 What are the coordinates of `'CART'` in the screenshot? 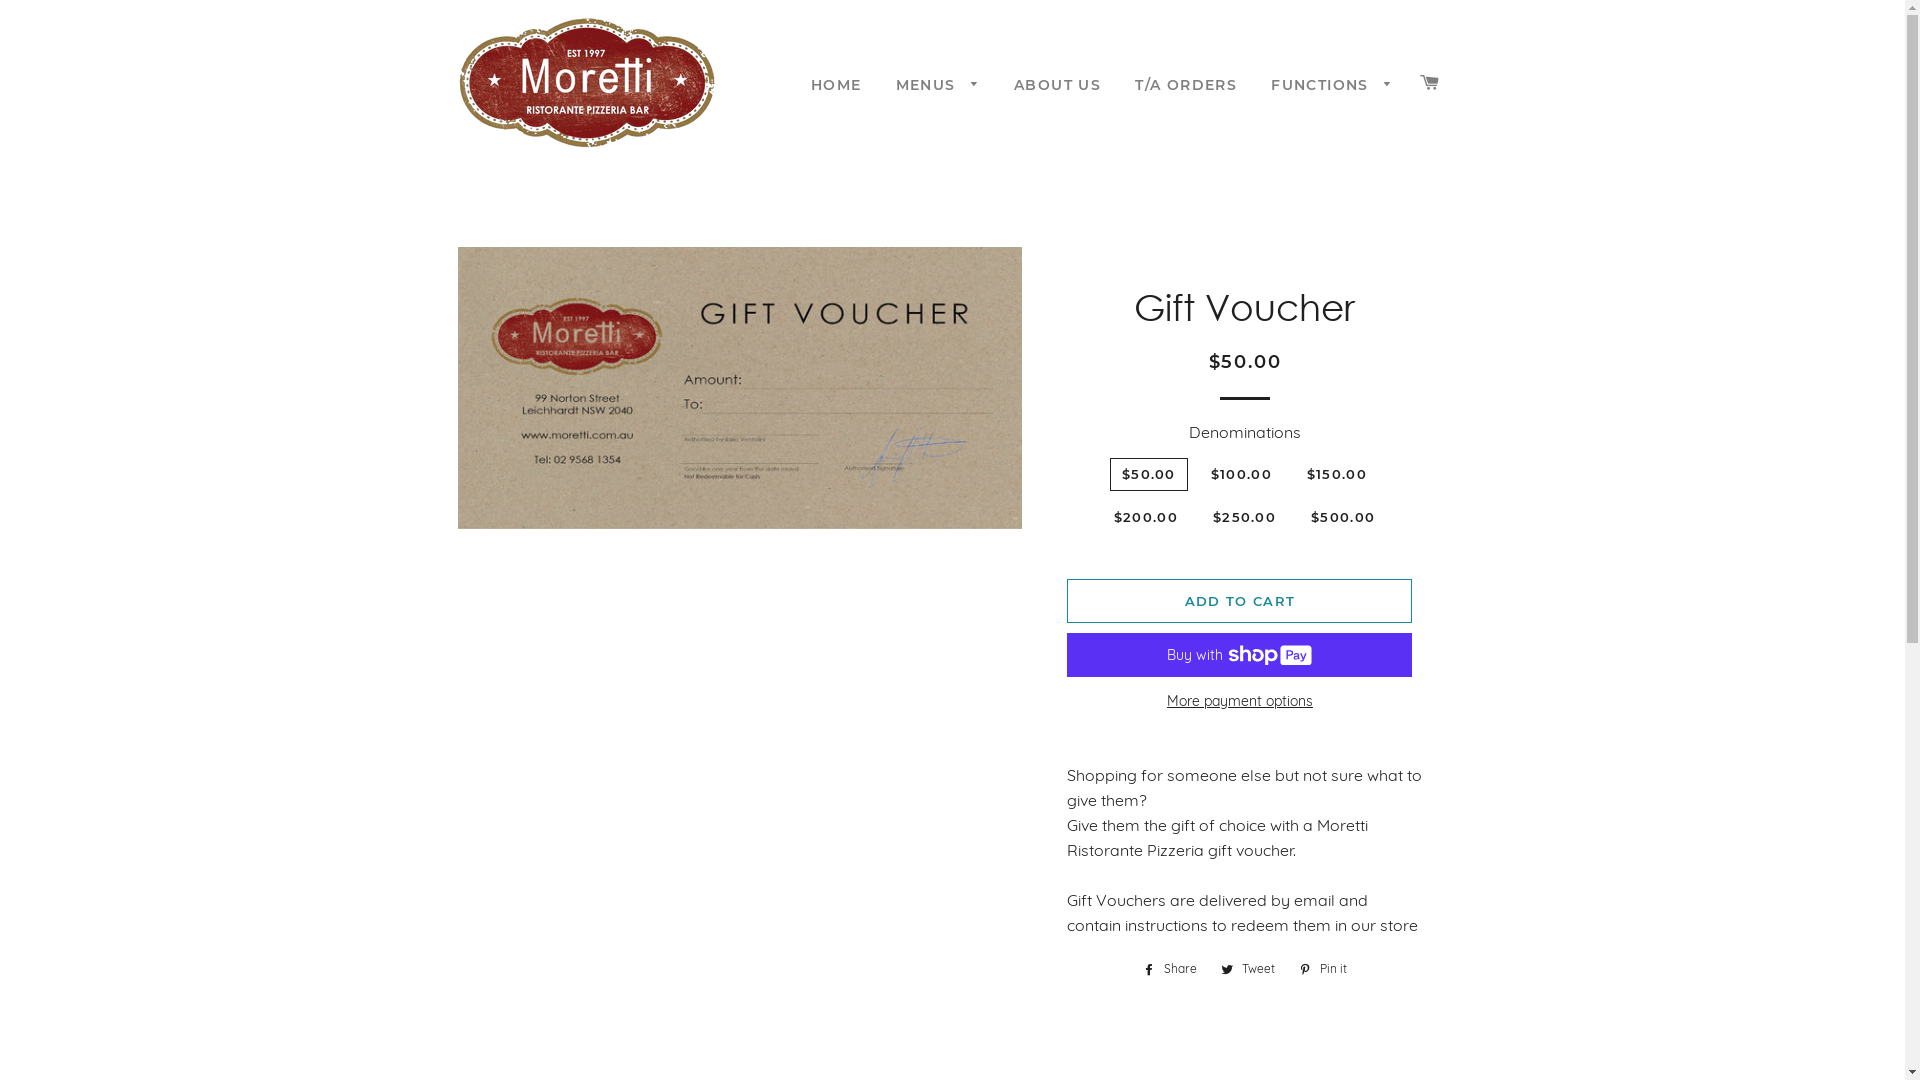 It's located at (1428, 82).